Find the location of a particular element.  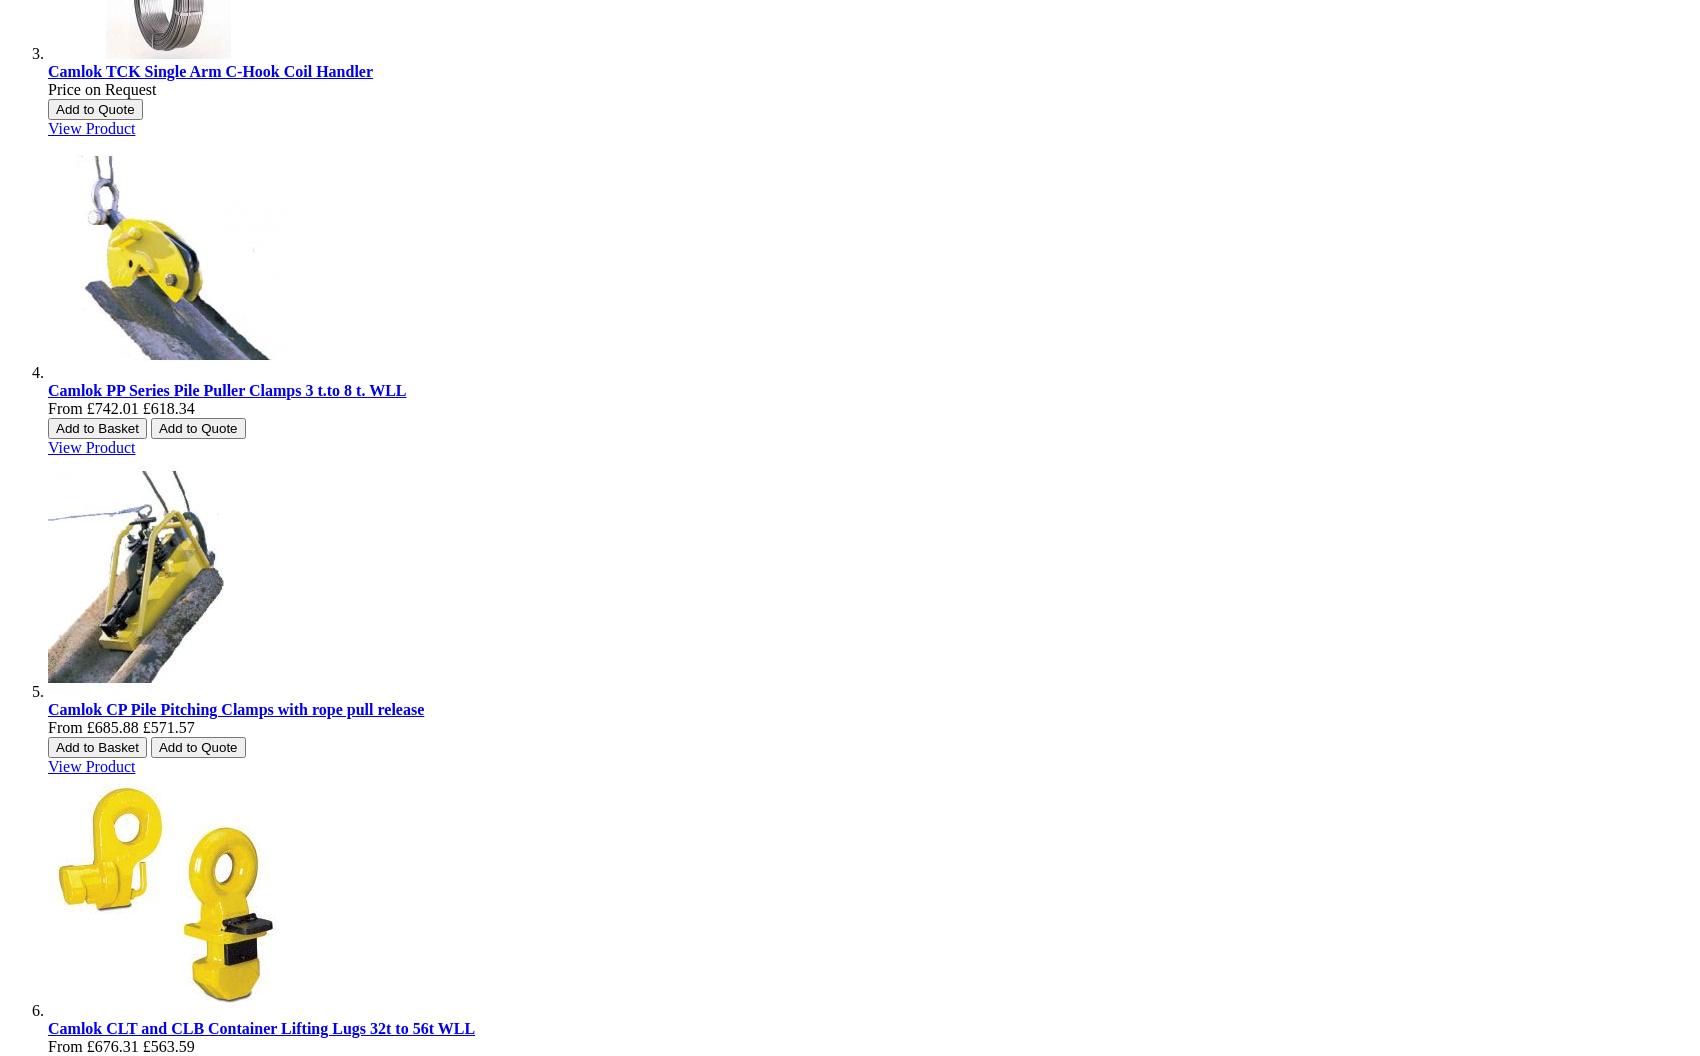

'Price on Request' is located at coordinates (102, 88).